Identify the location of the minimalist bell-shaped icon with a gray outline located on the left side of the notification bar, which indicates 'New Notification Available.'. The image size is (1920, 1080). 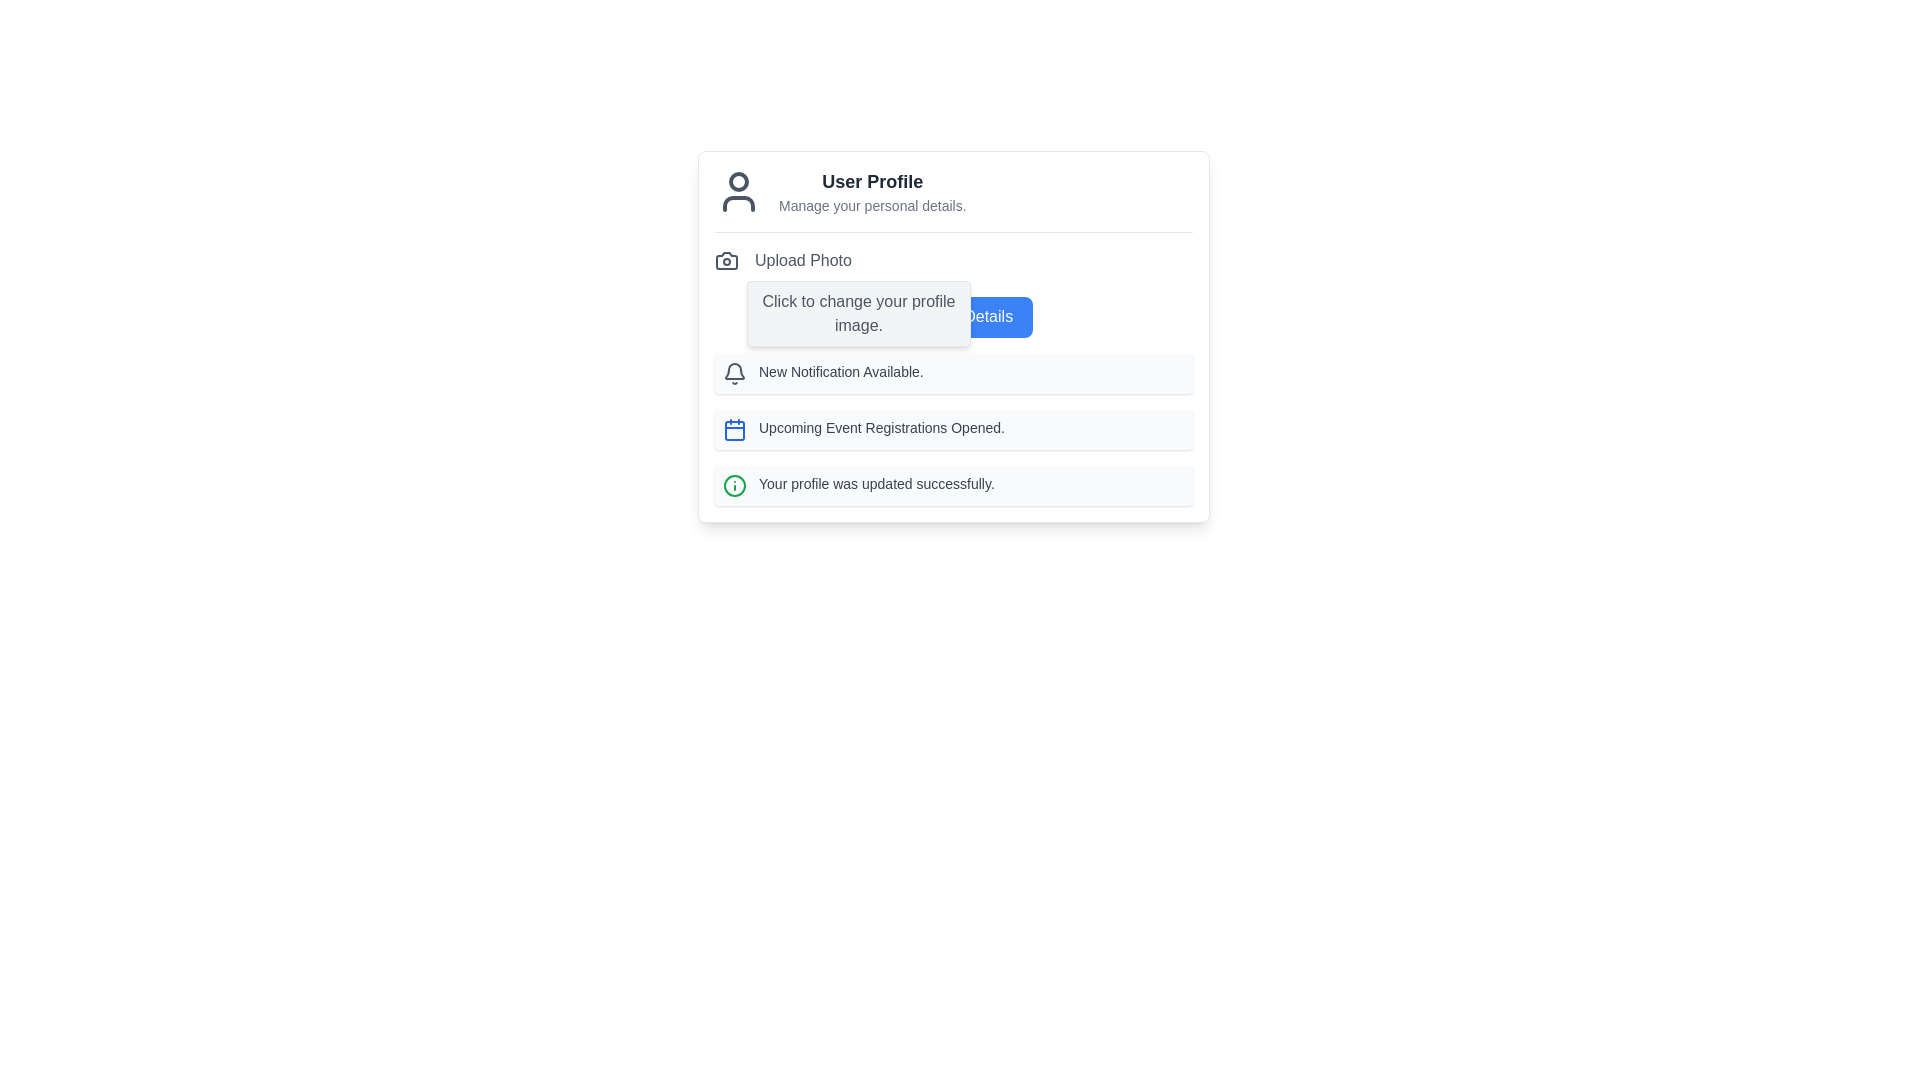
(733, 373).